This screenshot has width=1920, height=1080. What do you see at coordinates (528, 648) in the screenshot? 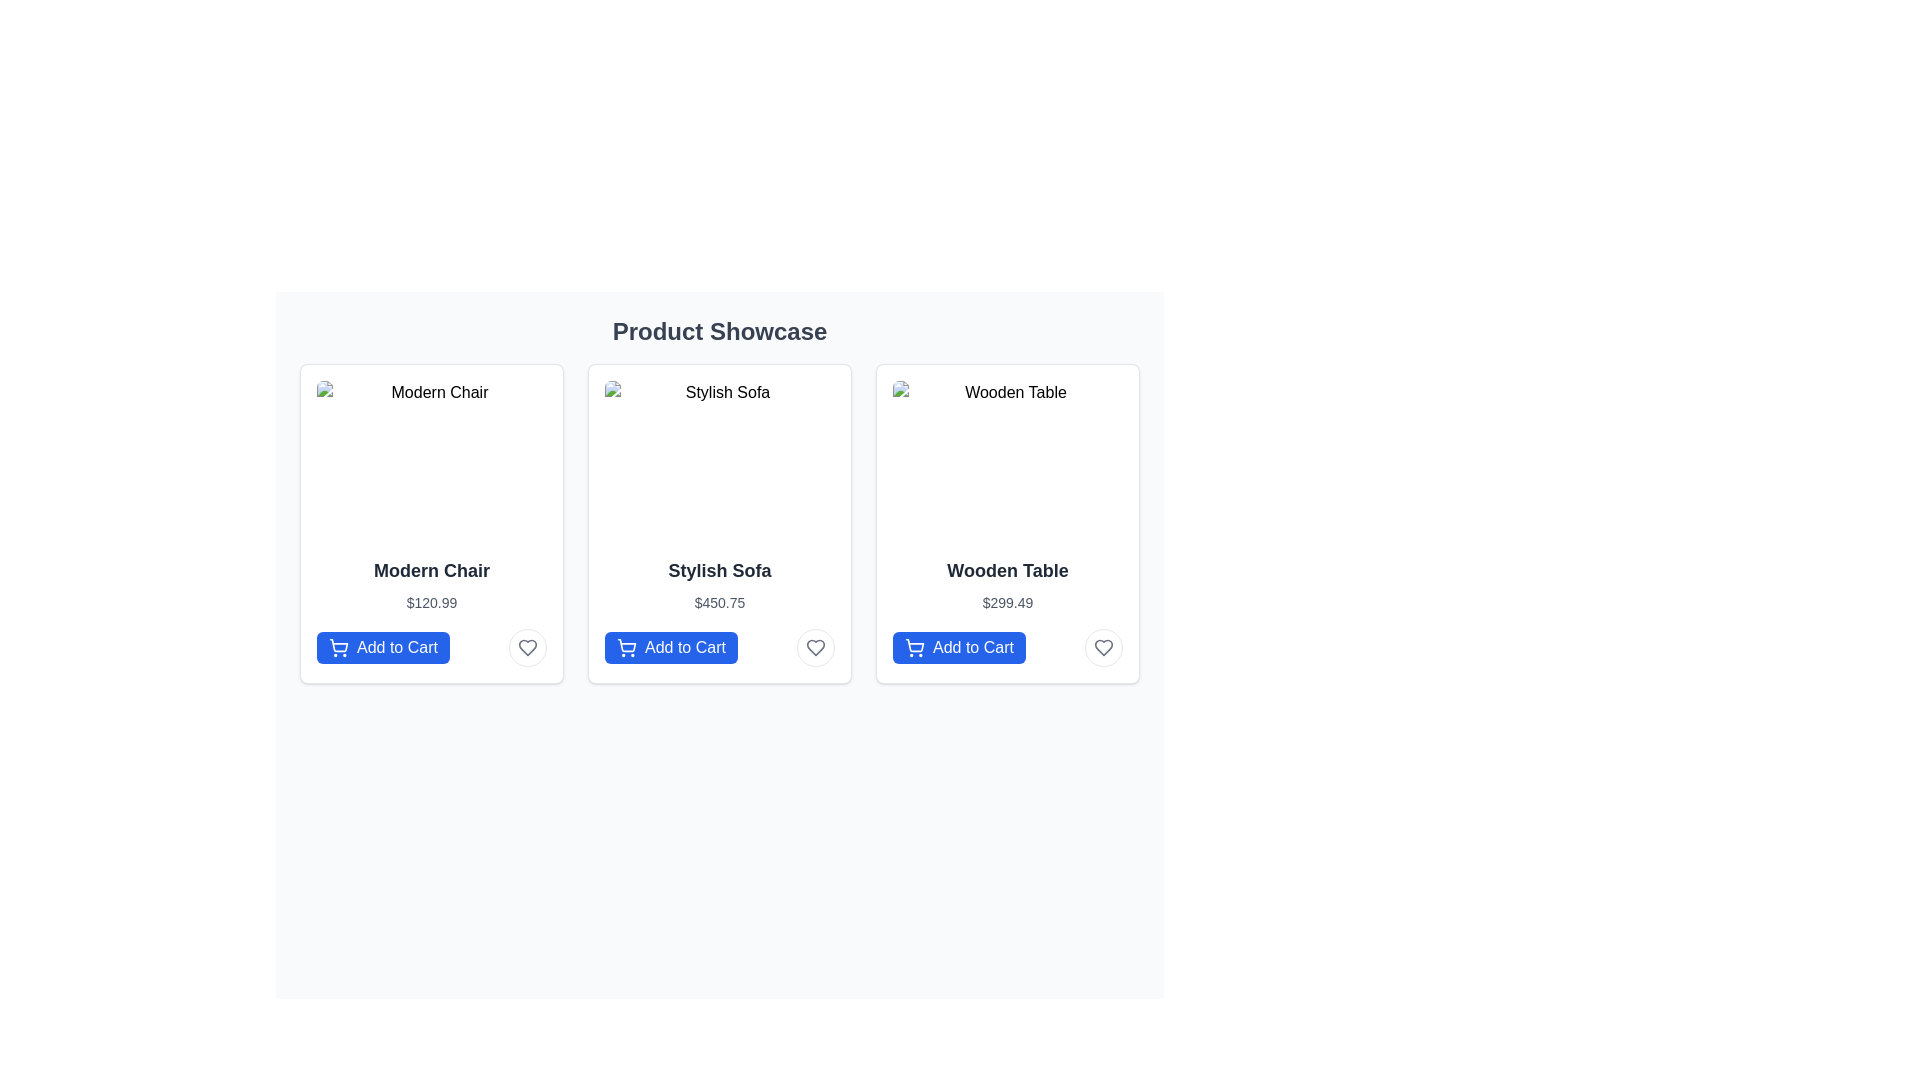
I see `the circular button with a heart-shaped icon located at the bottom right corner of the 'Stylish Sofa' product card` at bounding box center [528, 648].